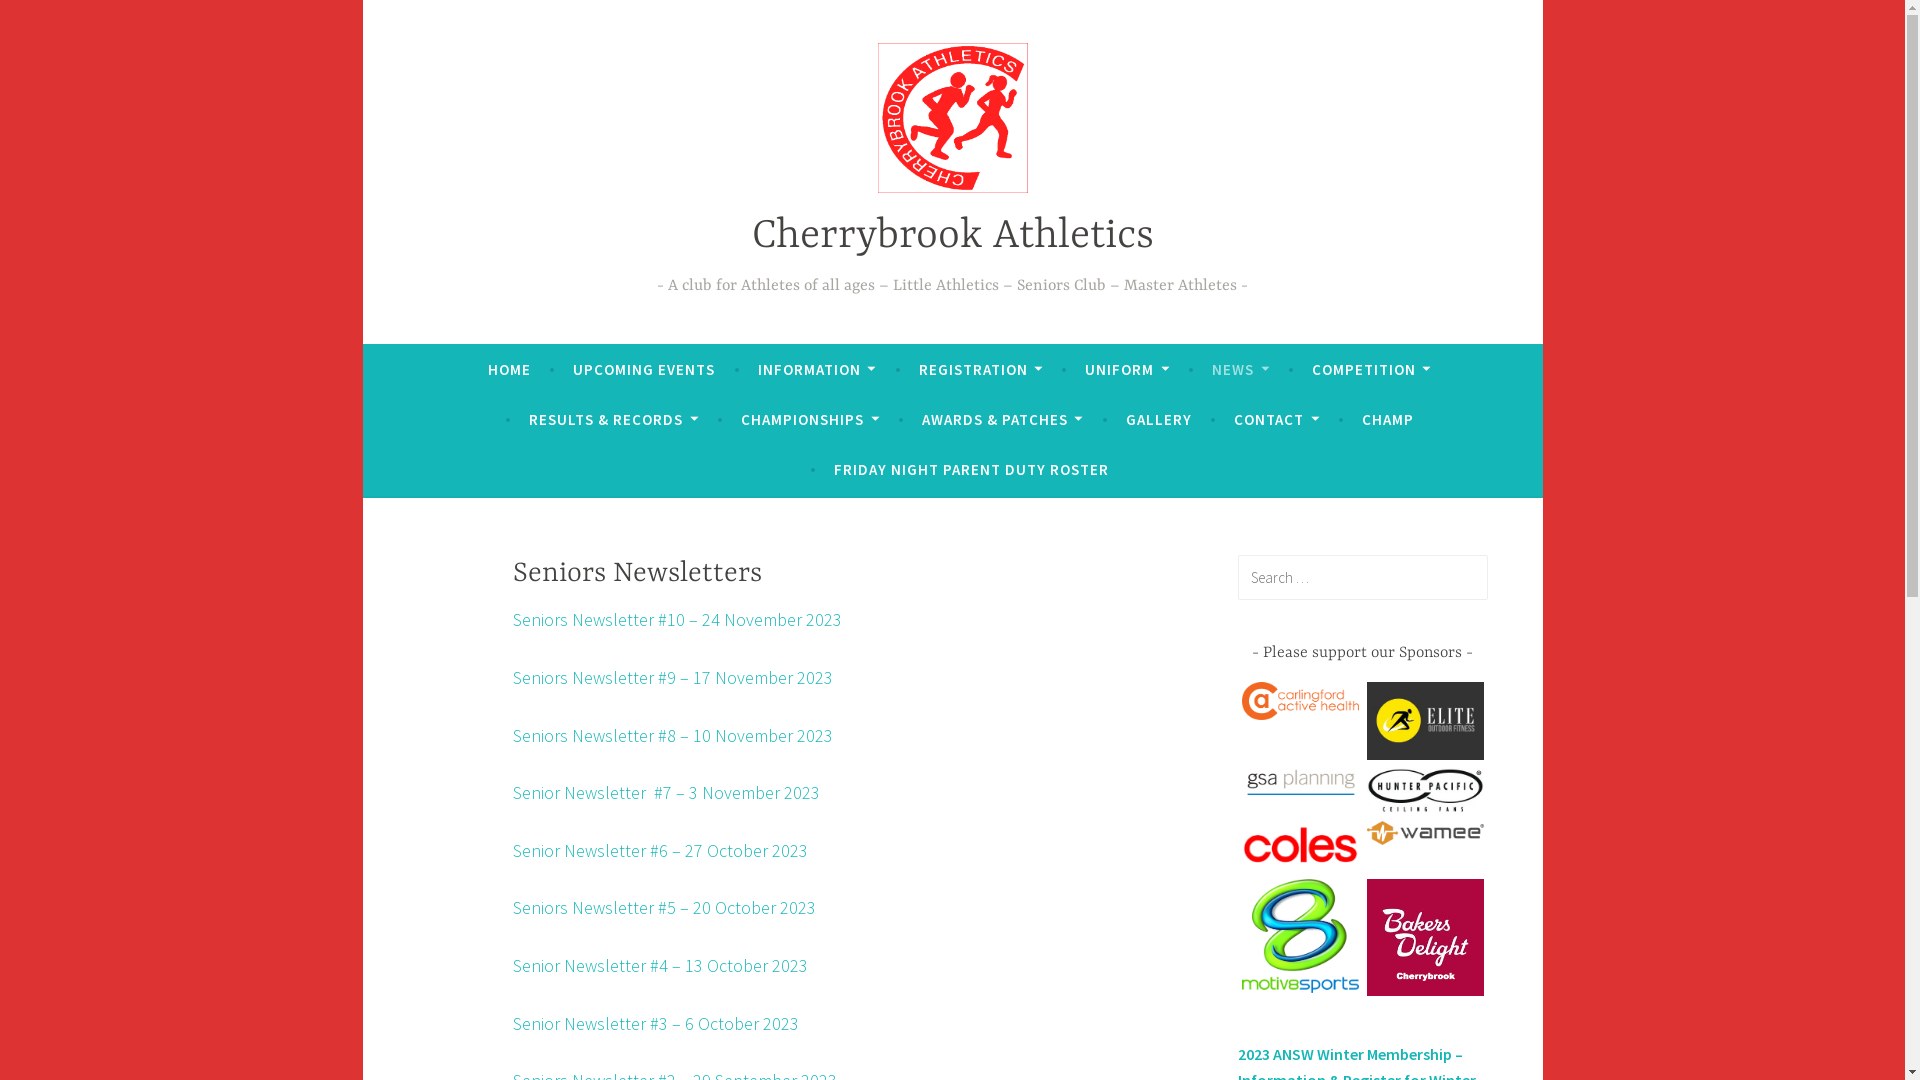 This screenshot has width=1920, height=1080. I want to click on 'FRIDAY NIGHT PARENT DUTY ROSTER', so click(971, 470).